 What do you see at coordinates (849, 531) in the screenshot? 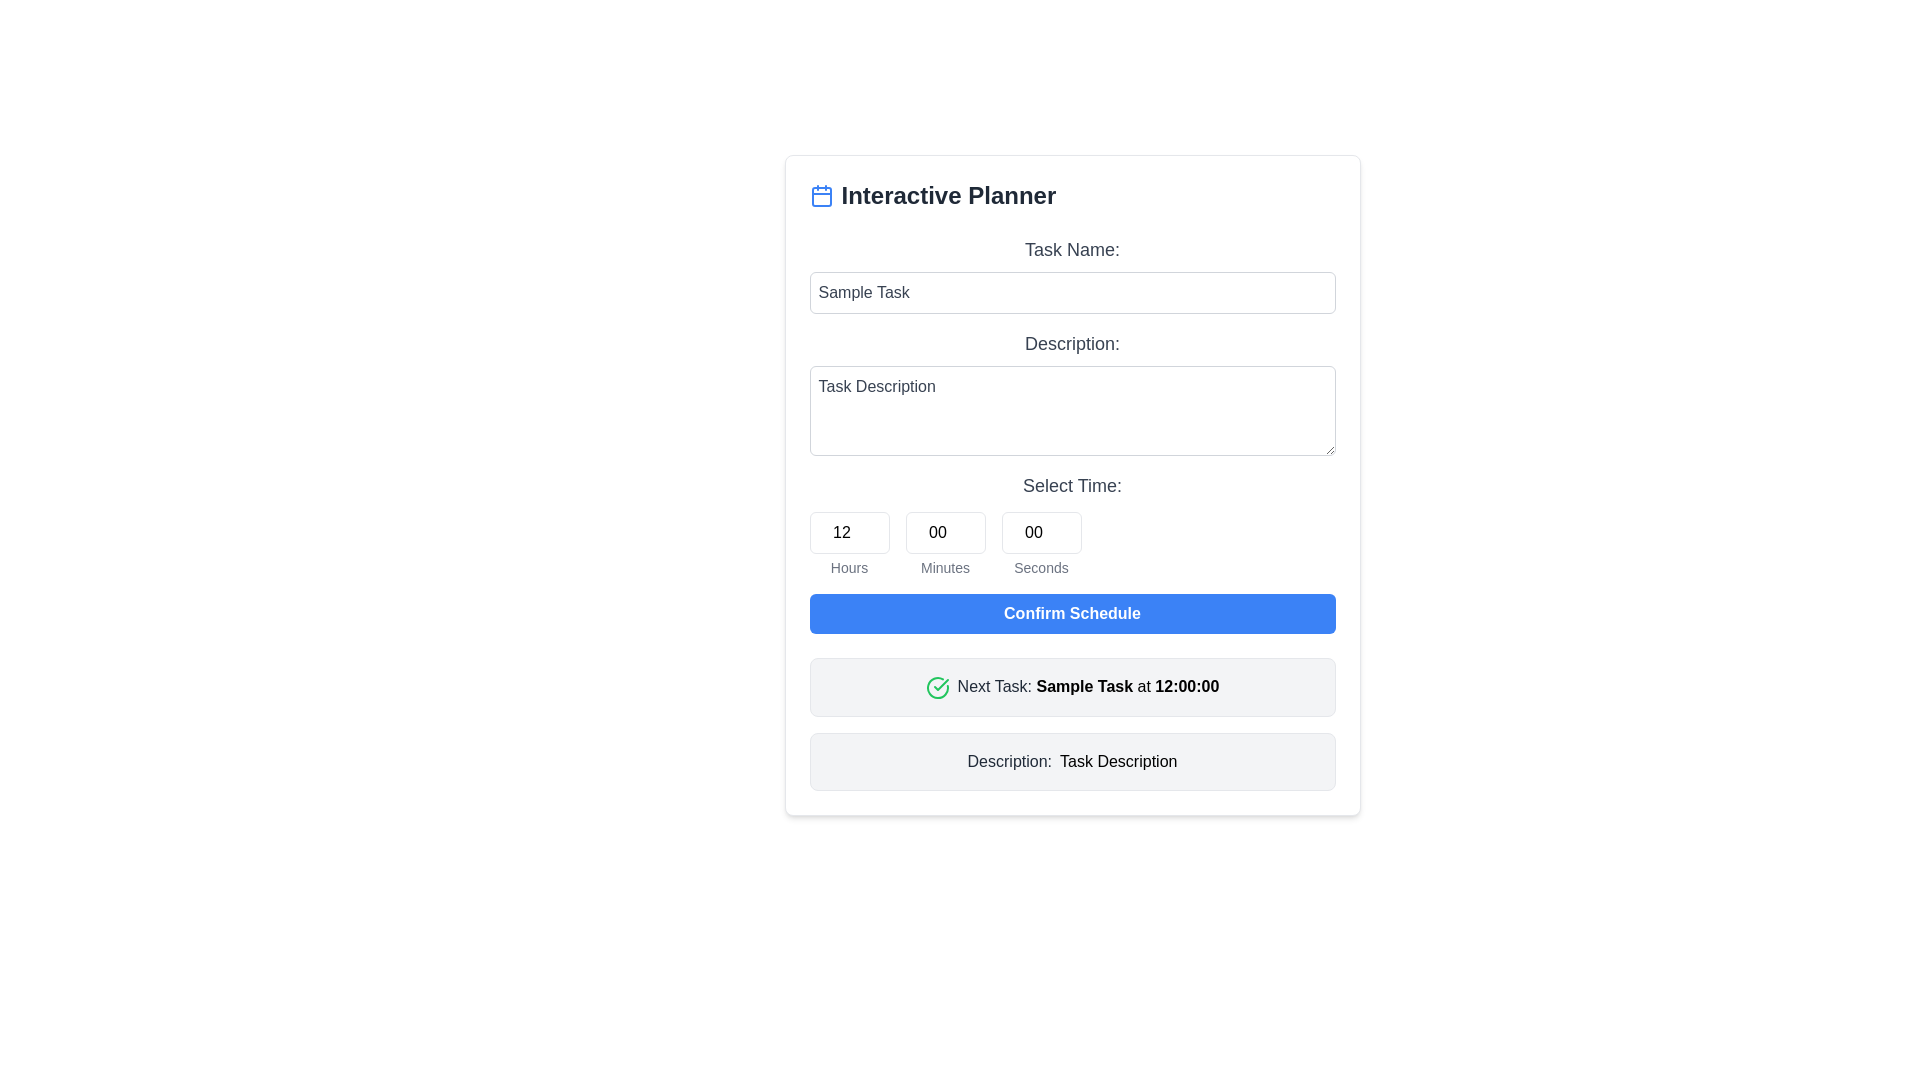
I see `the numeric input box for 'Hours' to focus on it` at bounding box center [849, 531].